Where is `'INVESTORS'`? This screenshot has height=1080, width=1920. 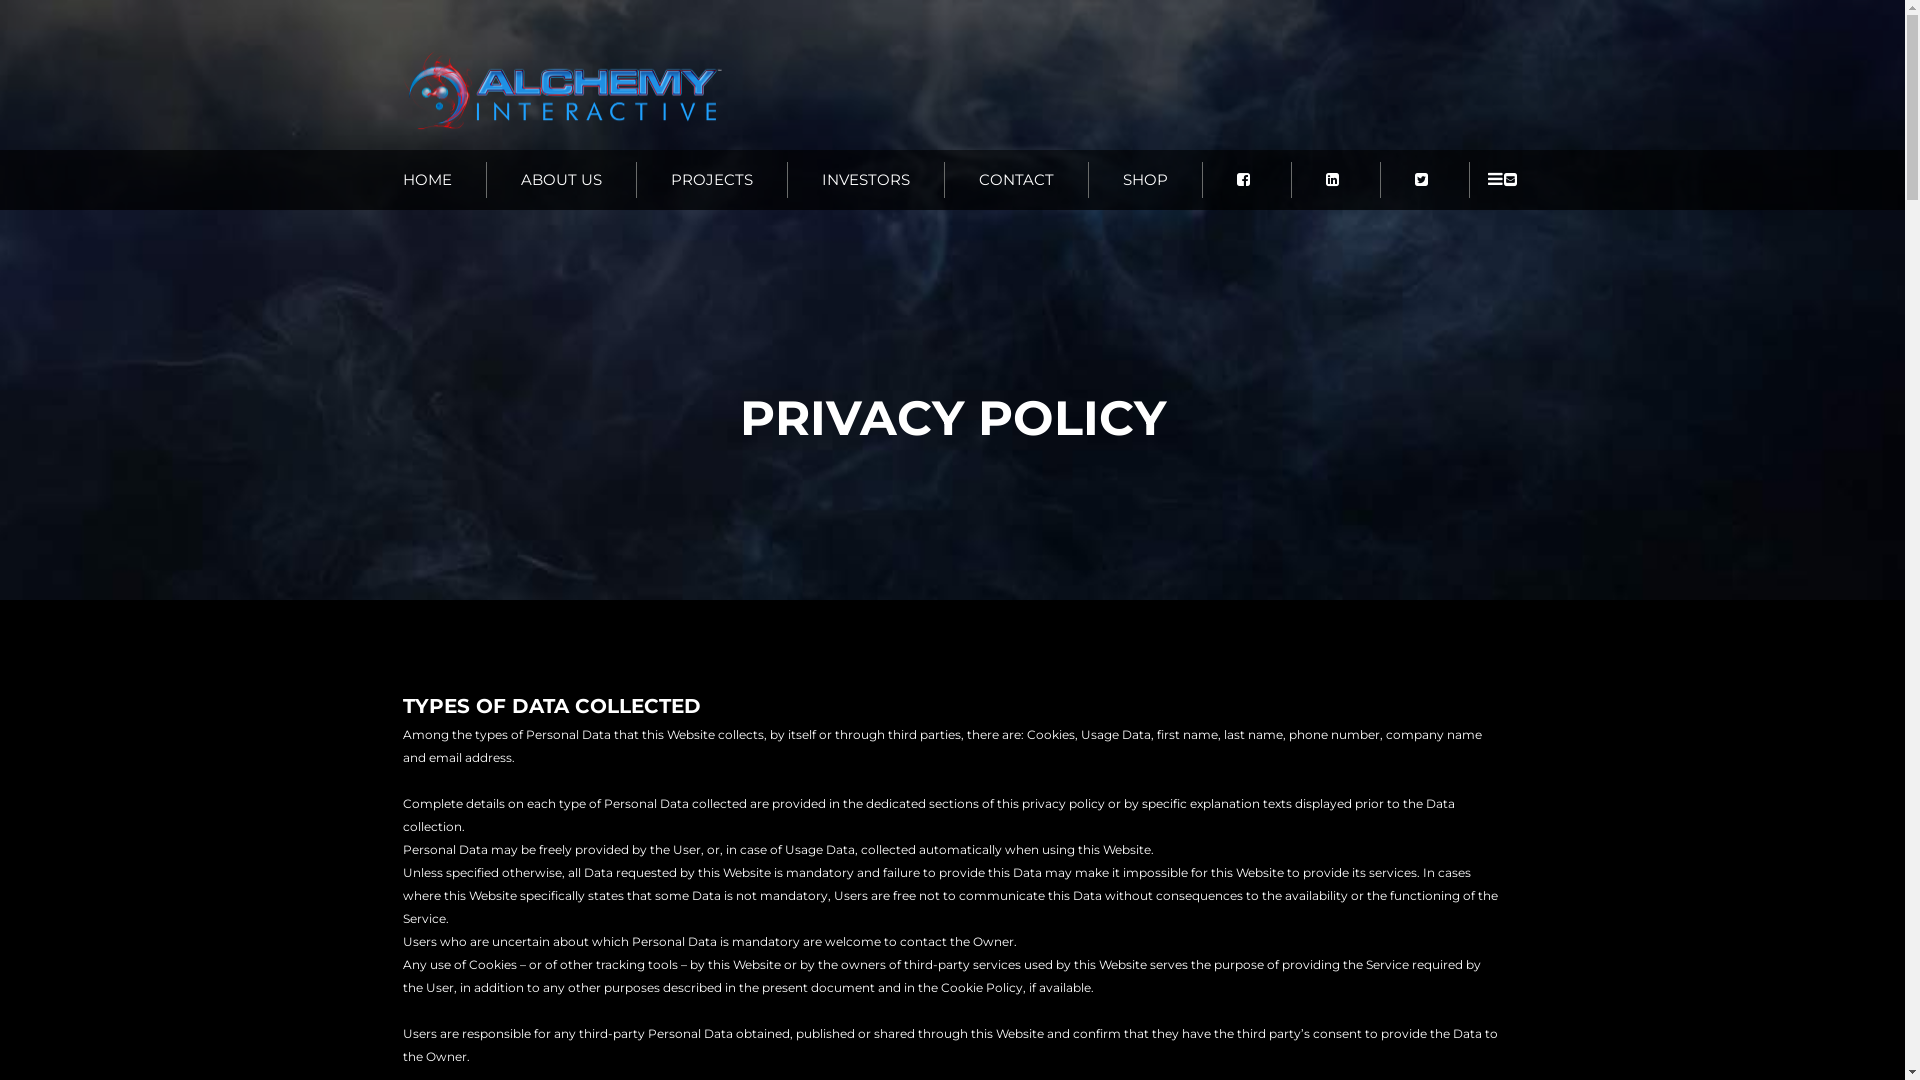 'INVESTORS' is located at coordinates (866, 180).